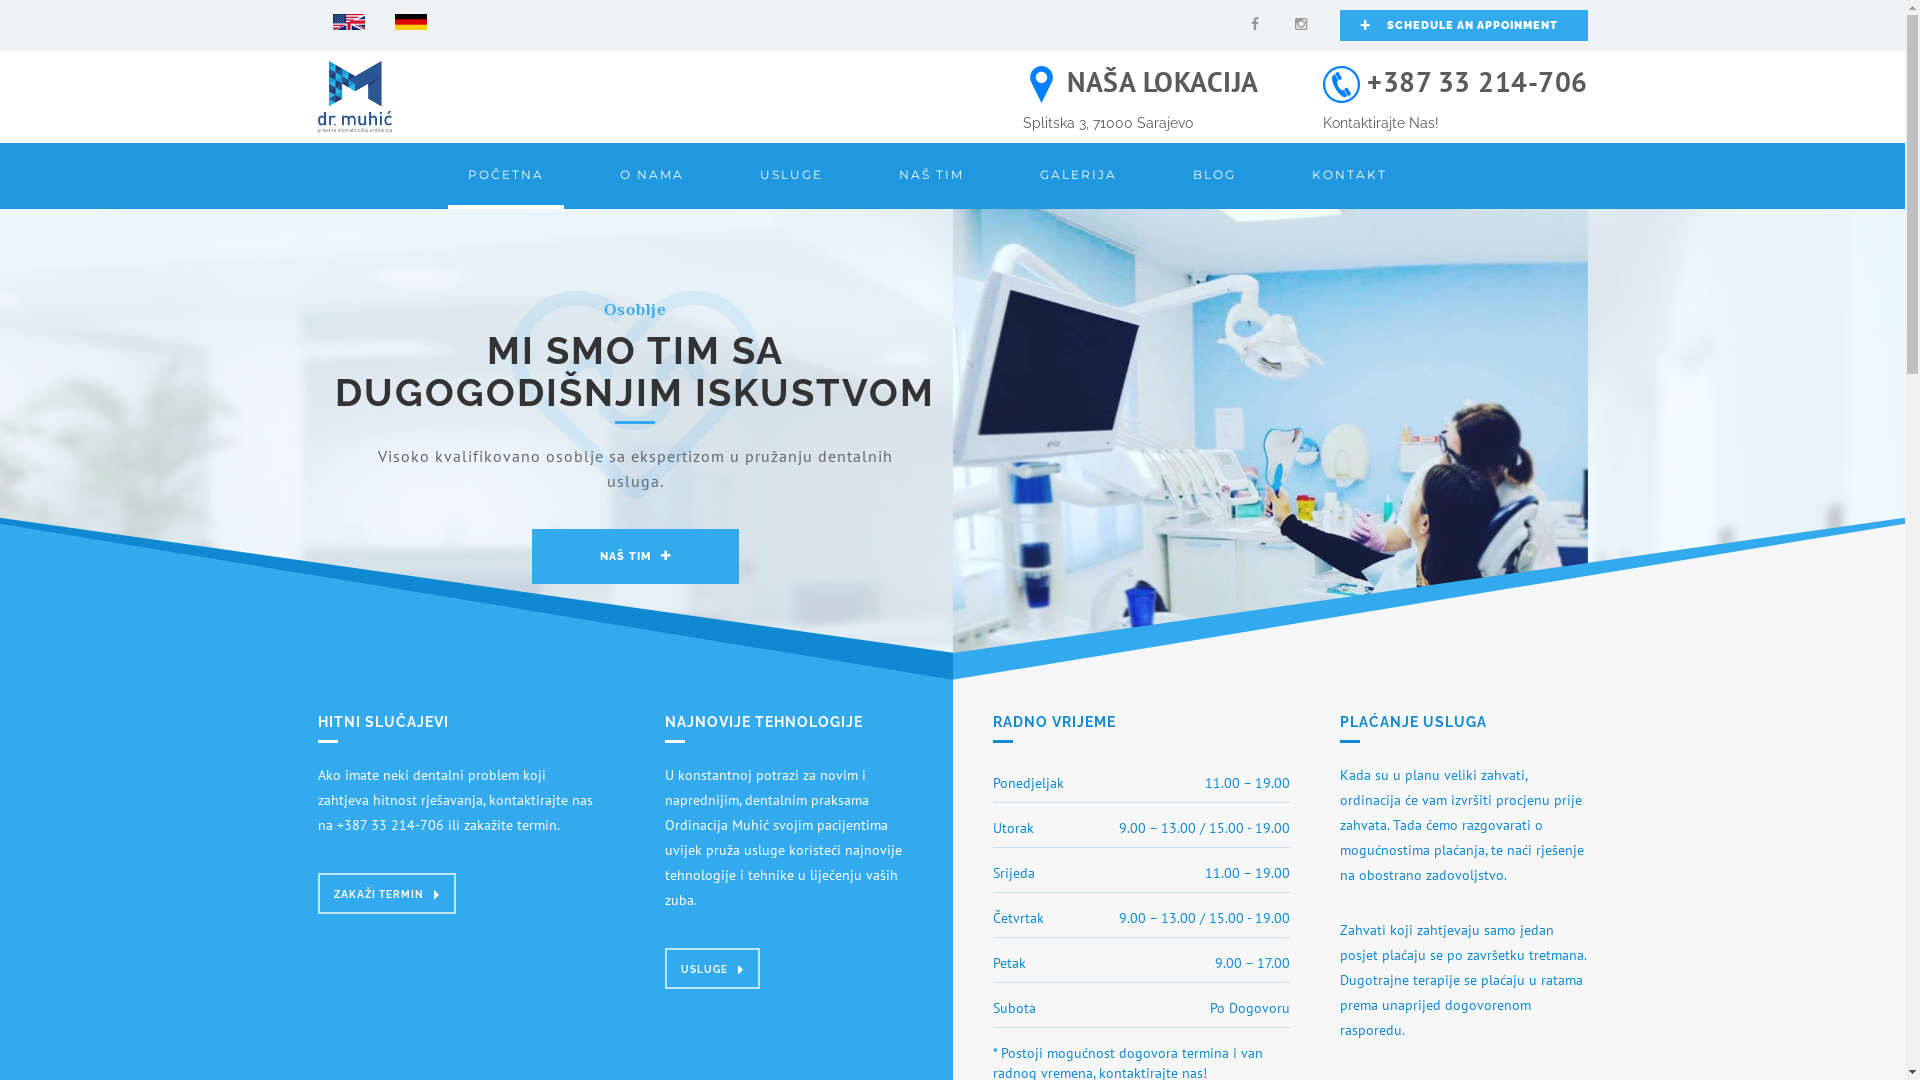 The height and width of the screenshot is (1080, 1920). What do you see at coordinates (1252, 23) in the screenshot?
I see `'Facebook'` at bounding box center [1252, 23].